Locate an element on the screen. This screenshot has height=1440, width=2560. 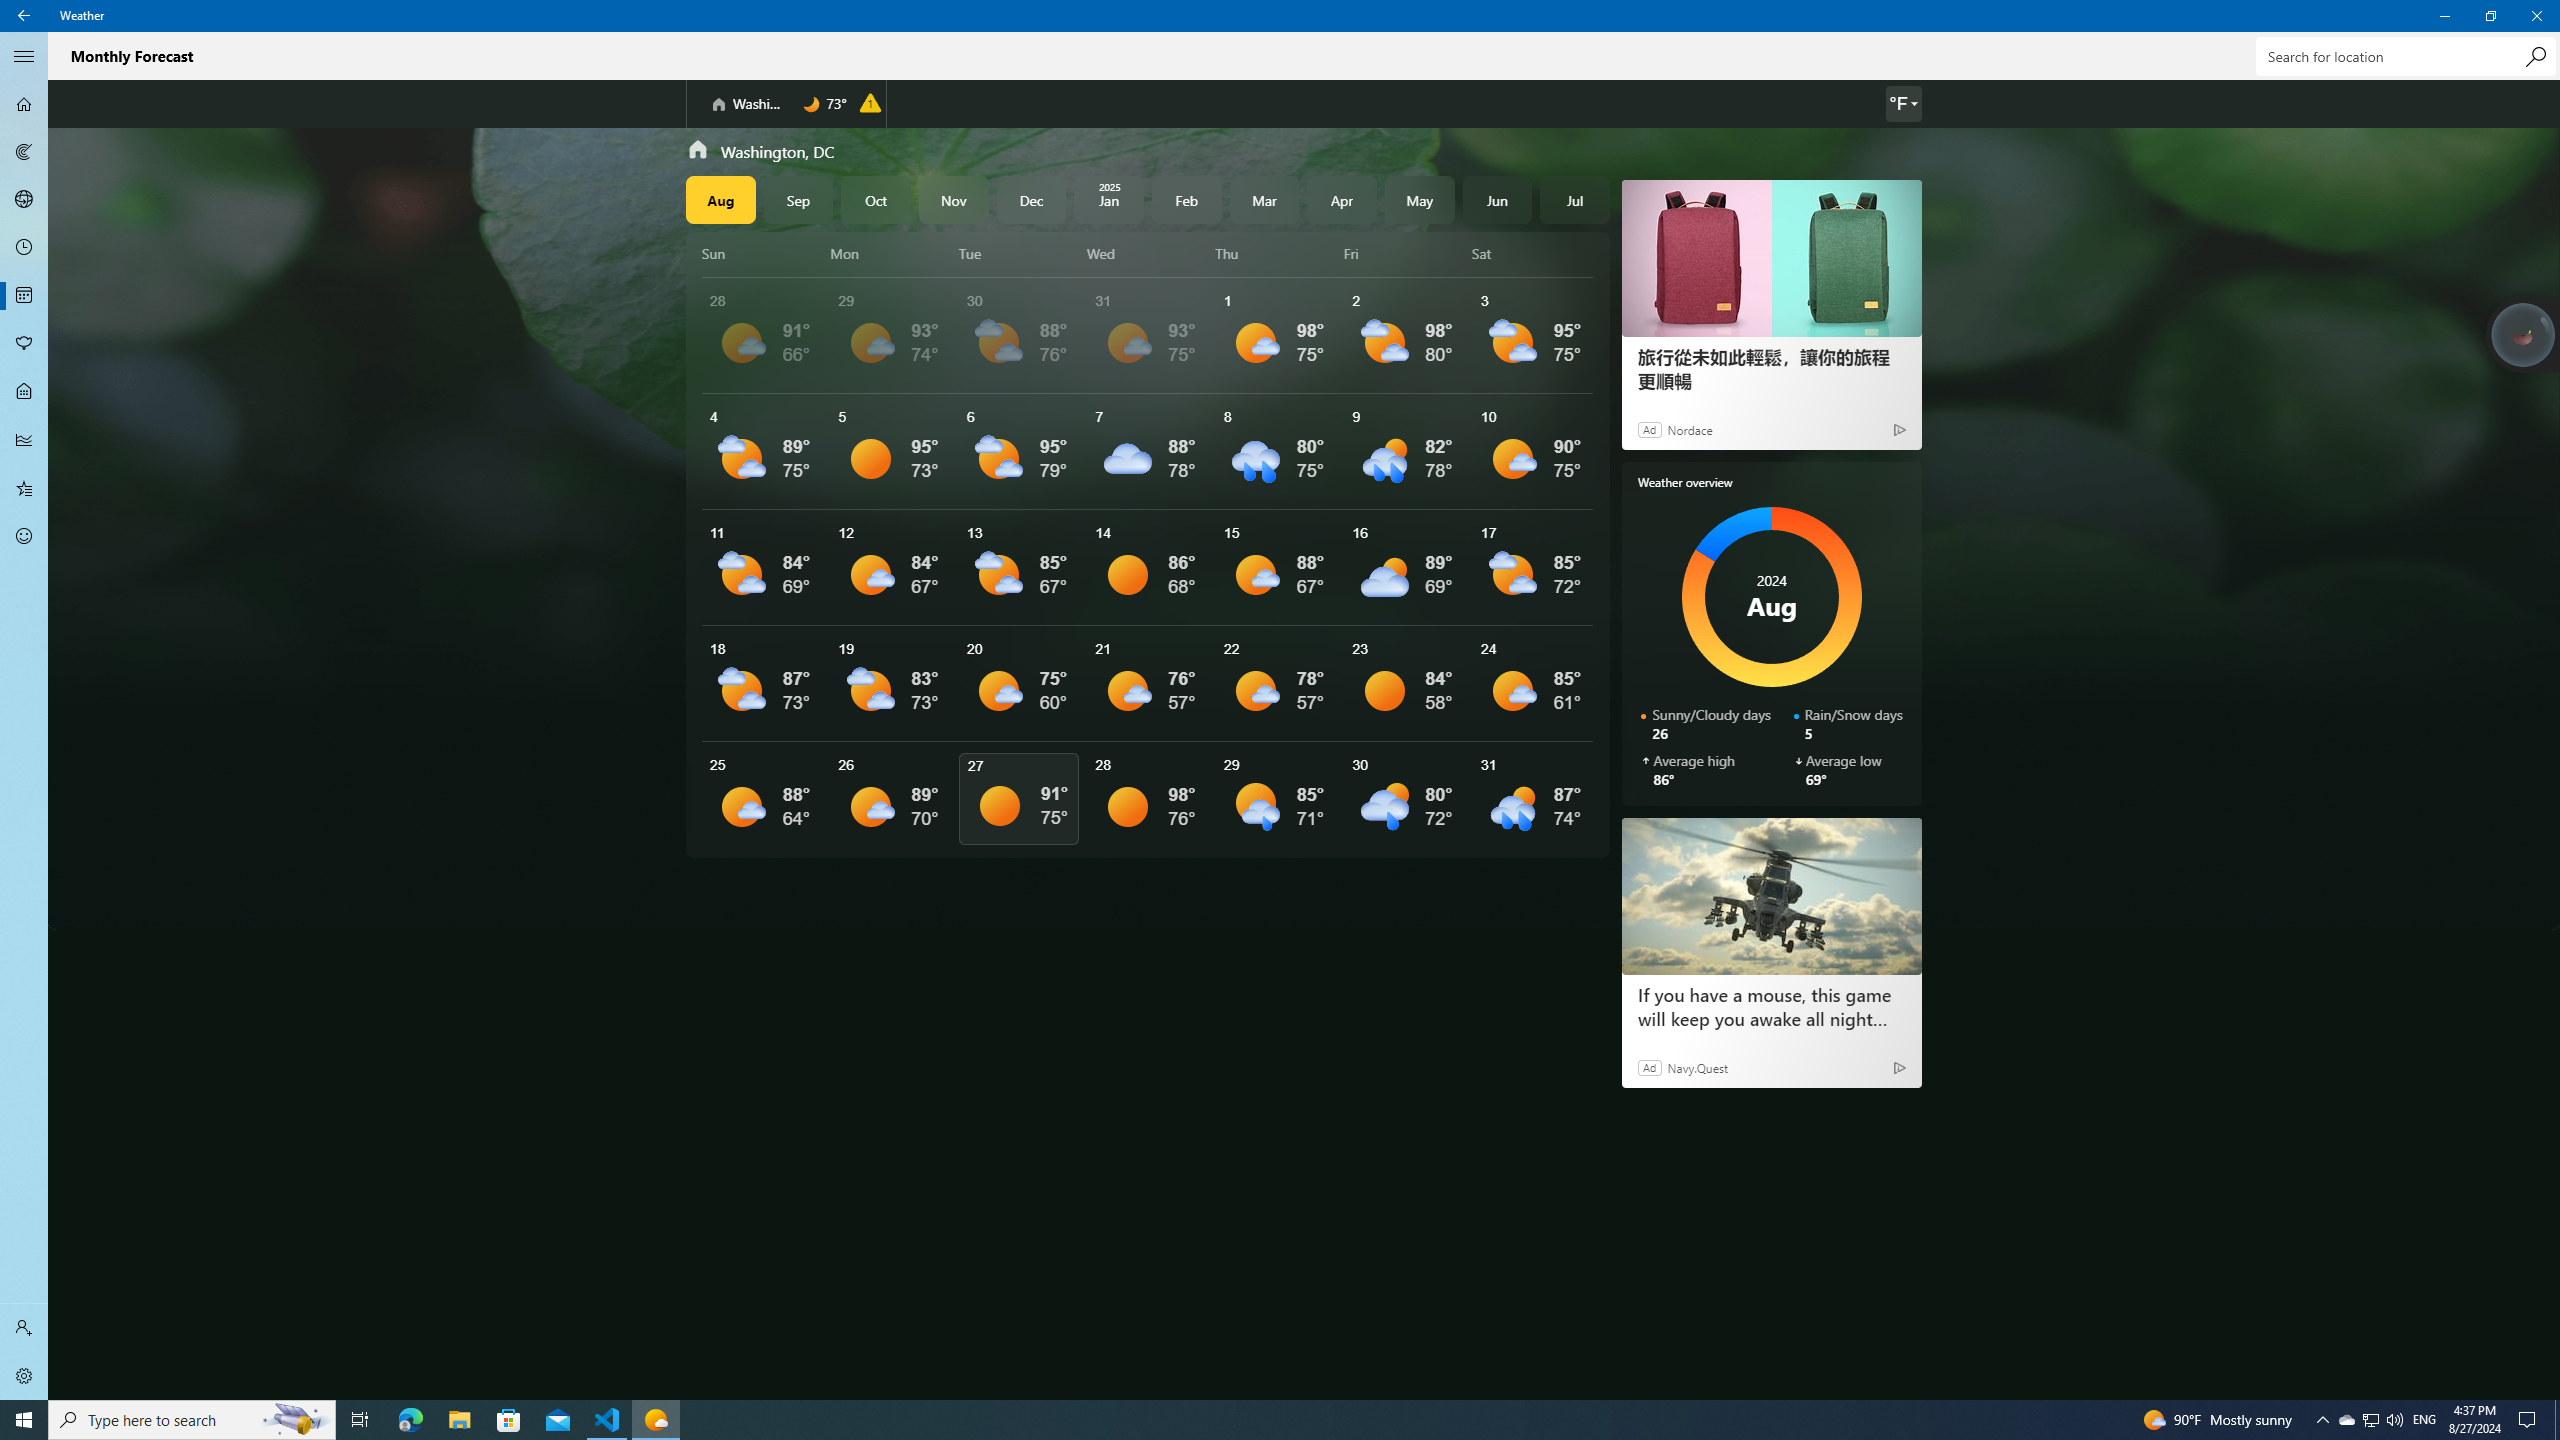
'Weather - 1 running window' is located at coordinates (656, 1418).